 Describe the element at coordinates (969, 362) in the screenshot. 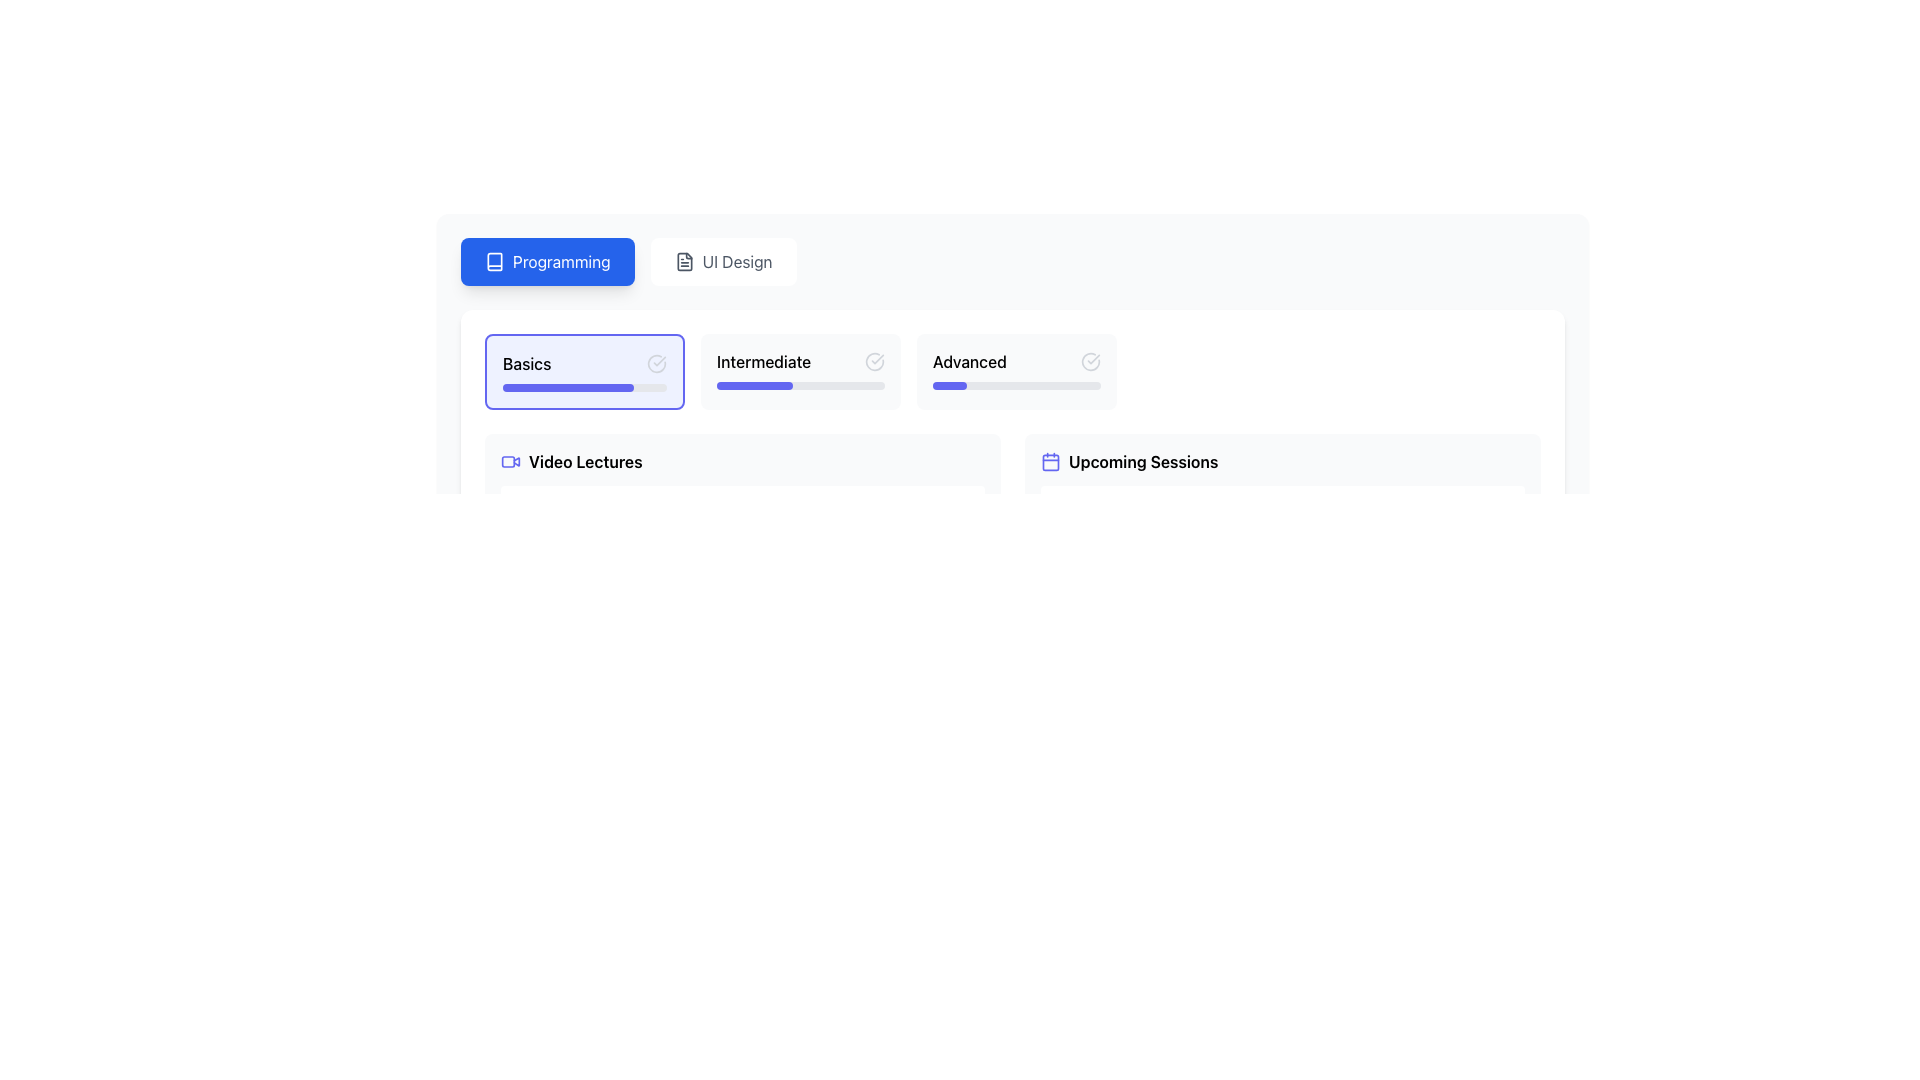

I see `the informational Text label indicating an advanced level or category, positioned at the far right of the horizontal arrangement with 'Basics' and 'Intermediate'` at that location.